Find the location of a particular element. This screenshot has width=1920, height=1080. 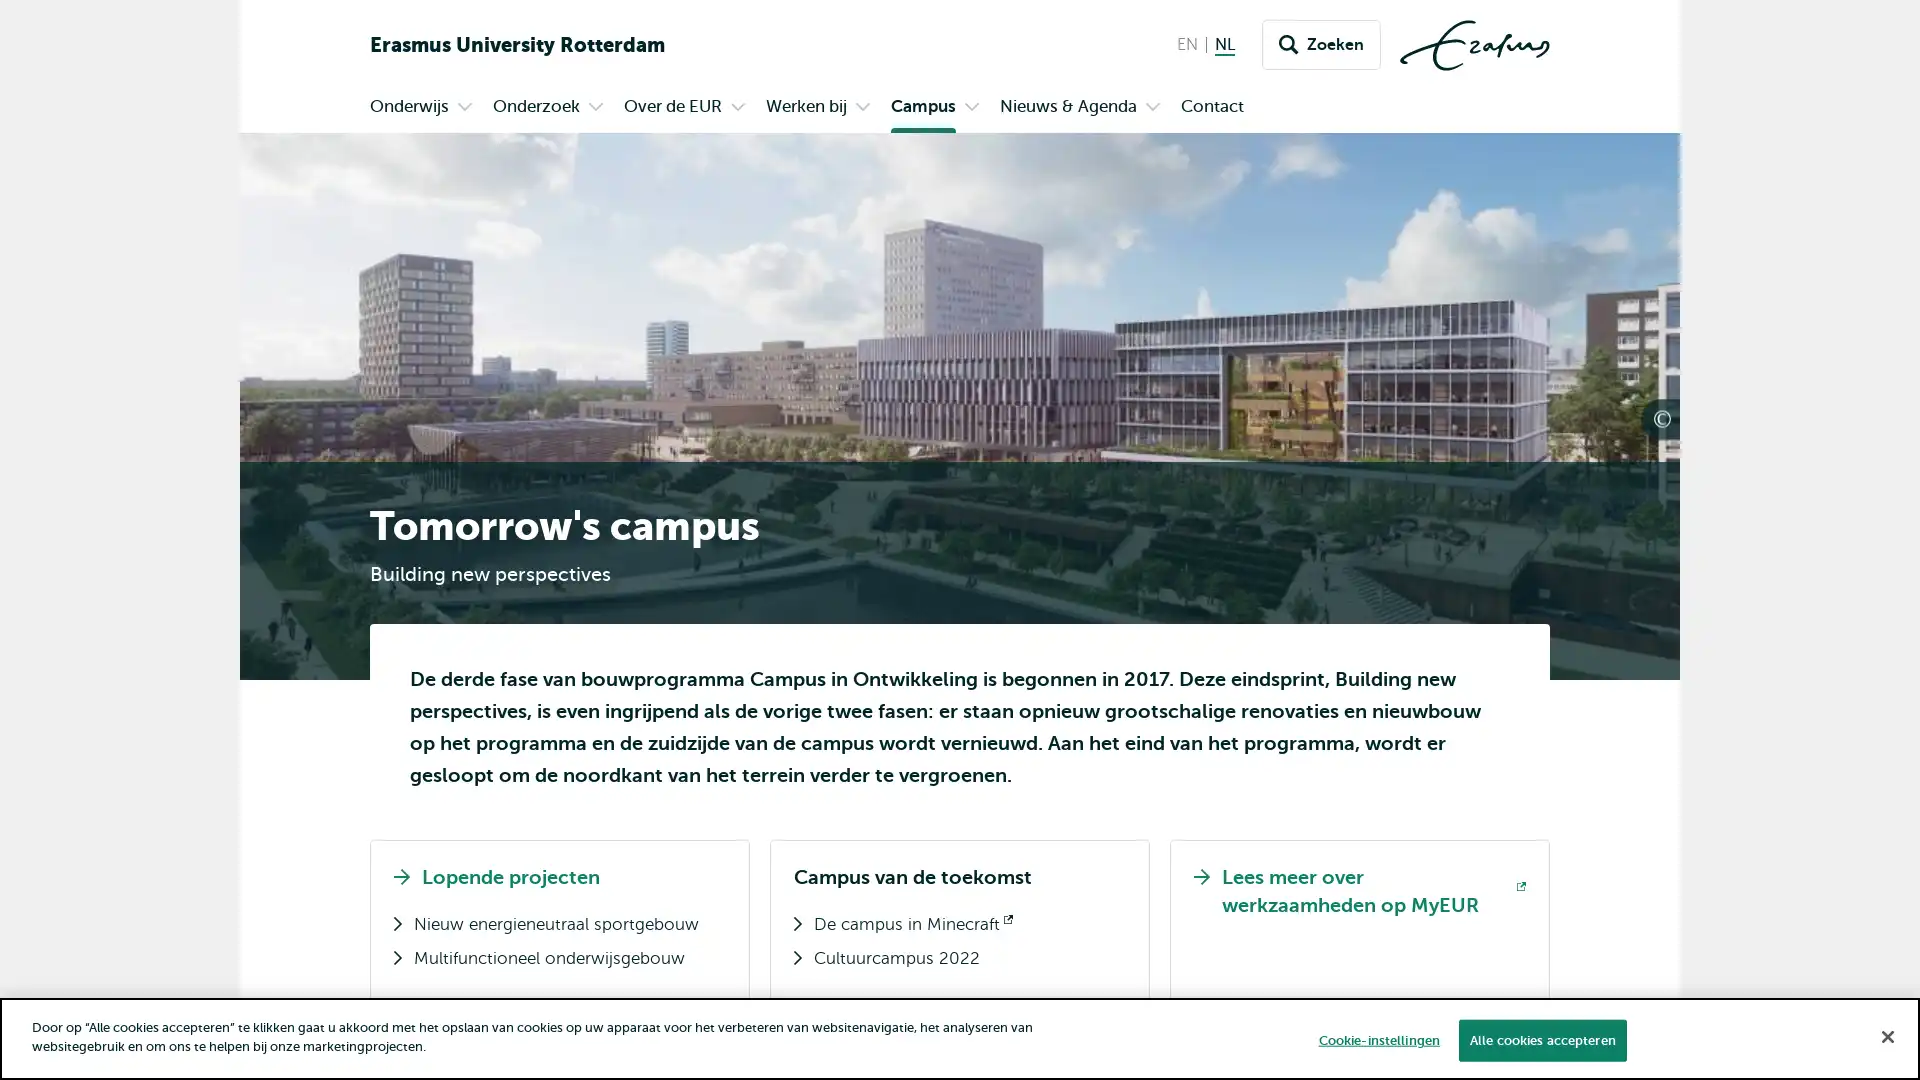

Sluiten is located at coordinates (1886, 1035).